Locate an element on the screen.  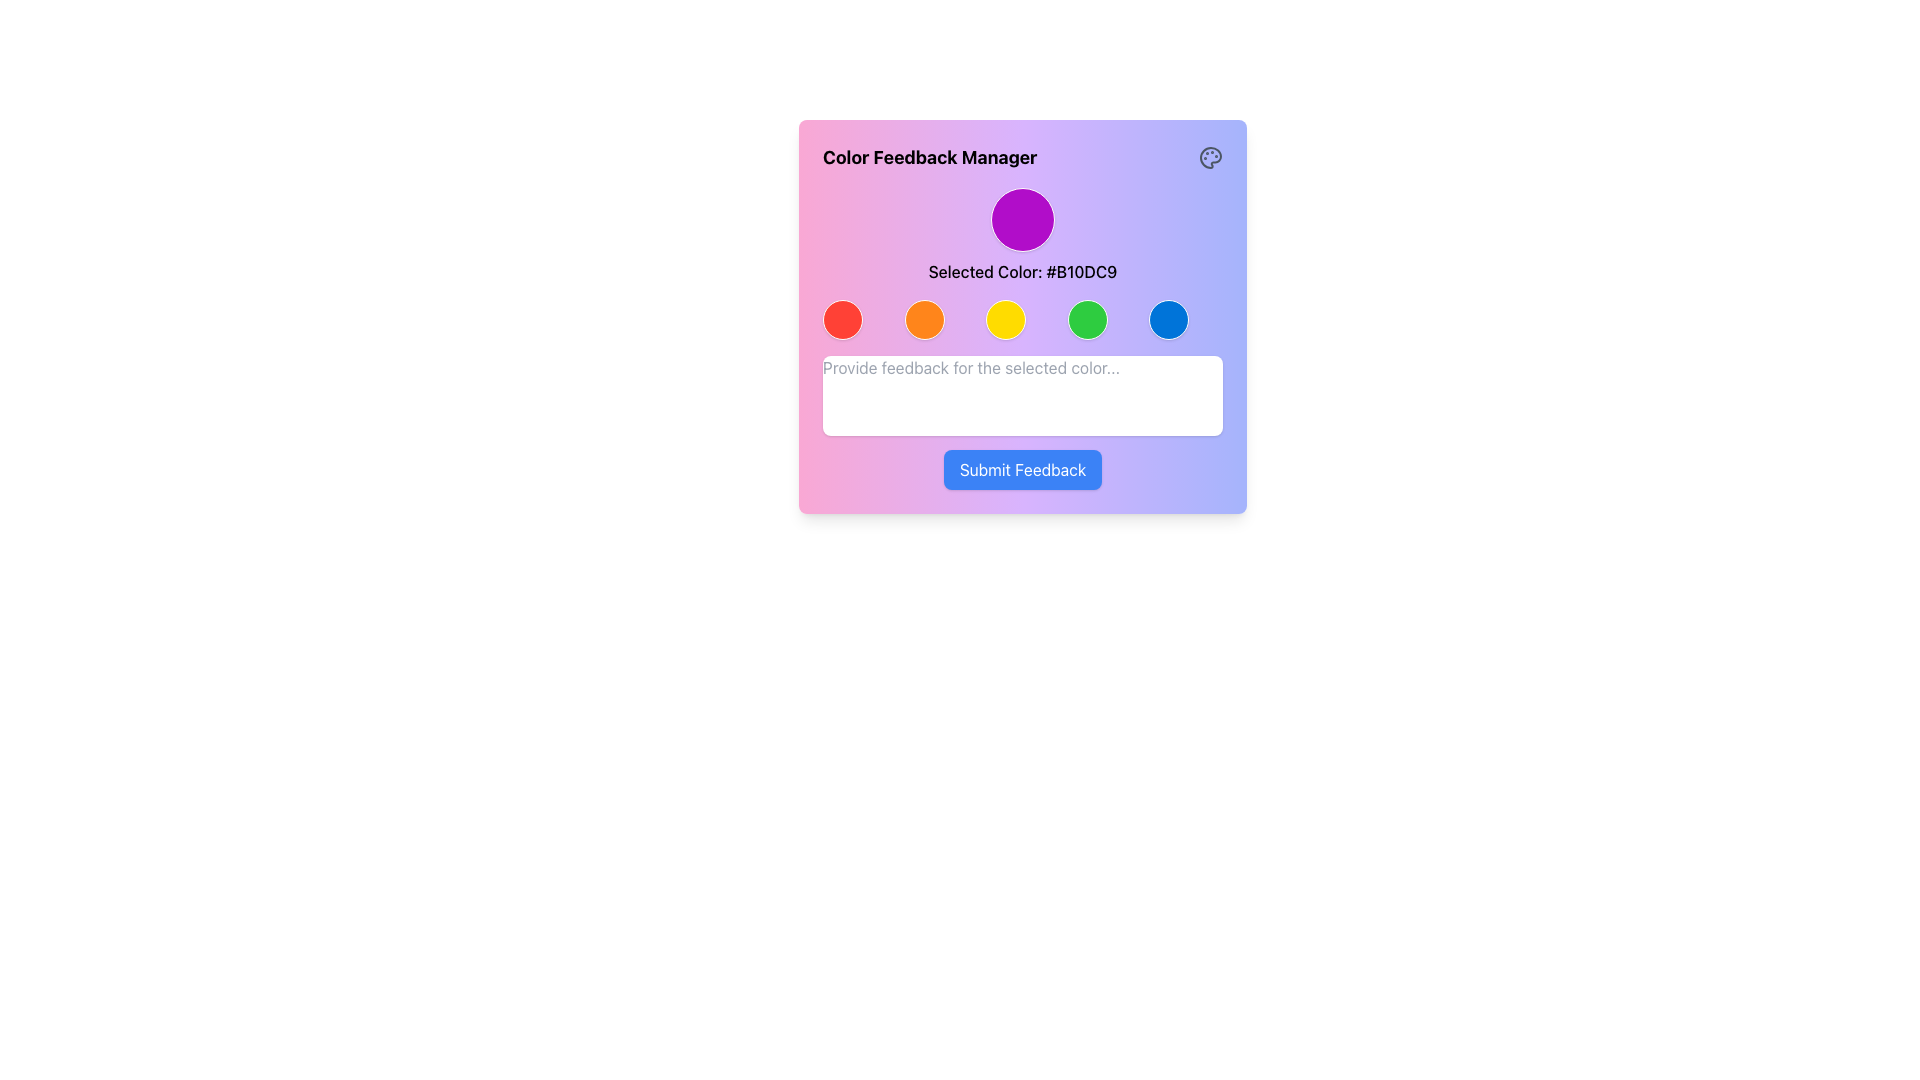
the left-most circular button in the row of five color selection buttons is located at coordinates (843, 319).